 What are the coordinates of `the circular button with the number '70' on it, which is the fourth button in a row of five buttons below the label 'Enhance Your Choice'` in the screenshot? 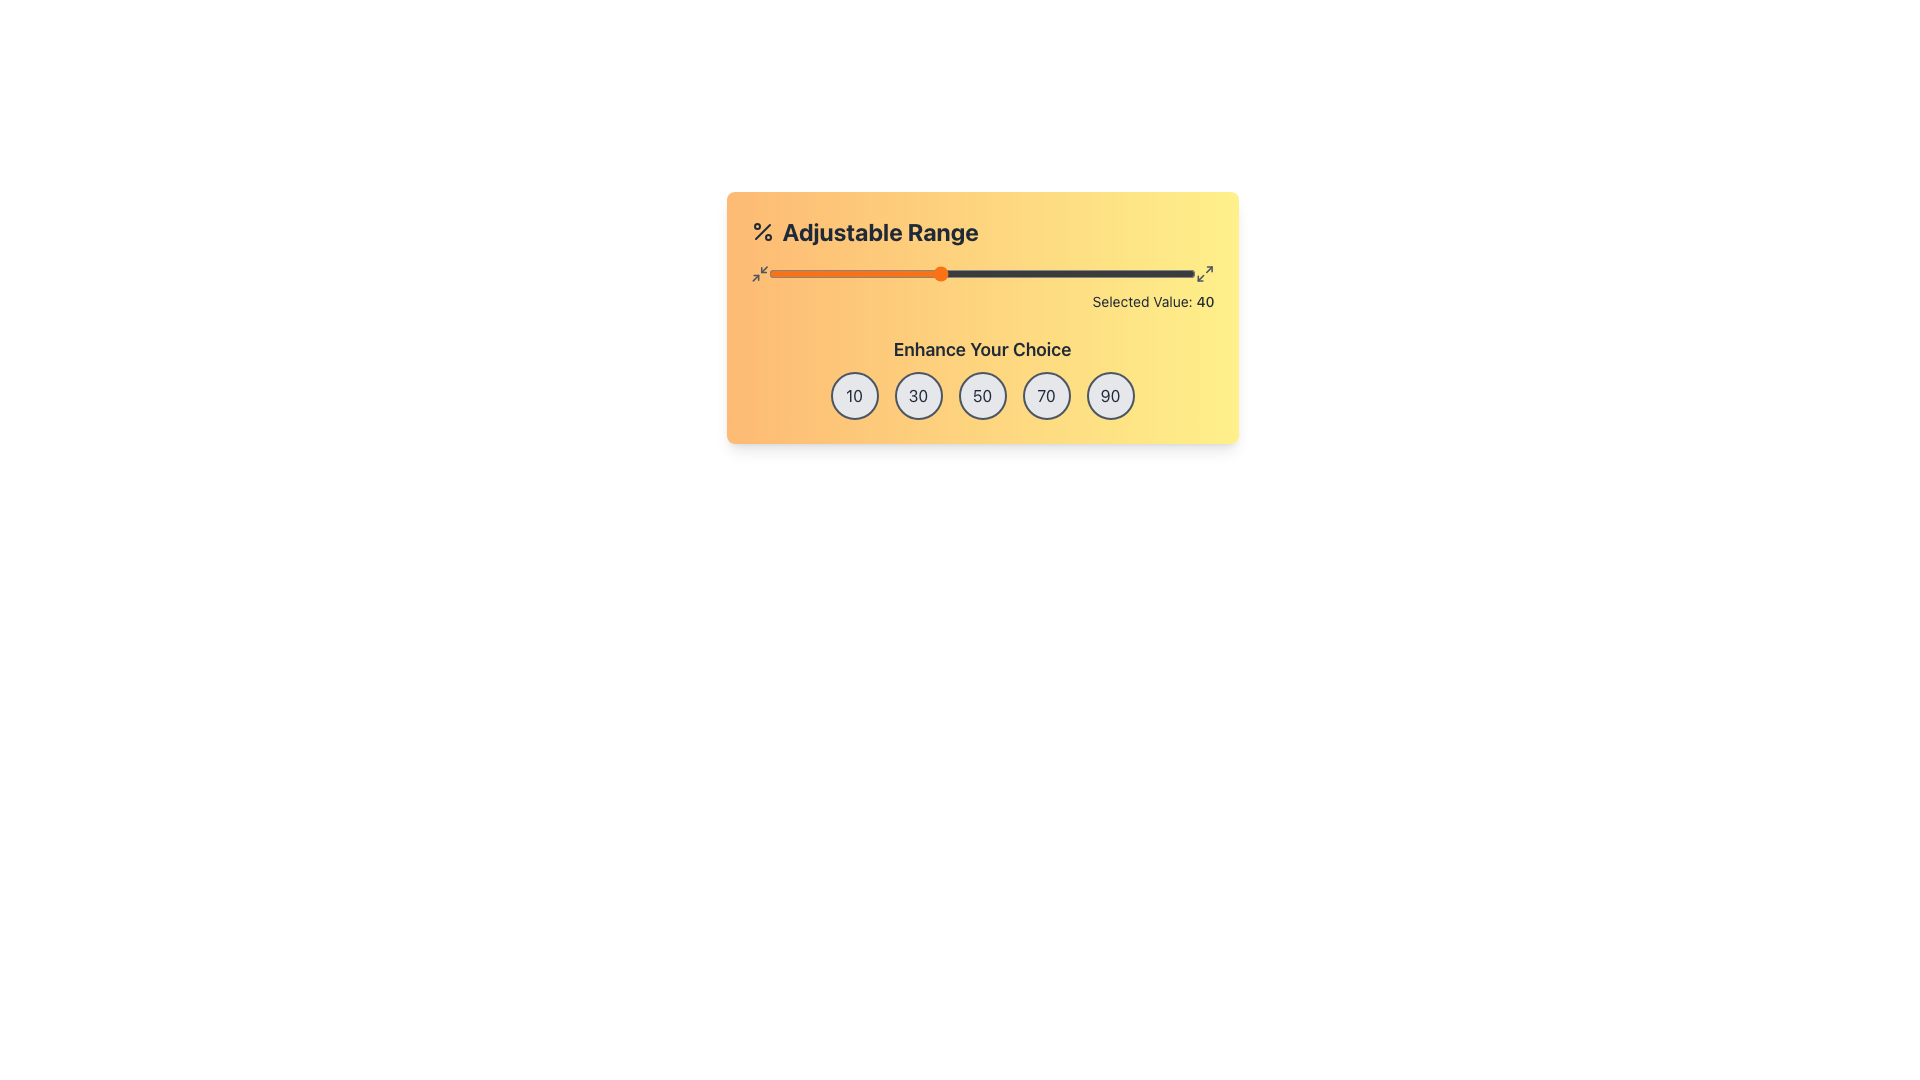 It's located at (1045, 396).